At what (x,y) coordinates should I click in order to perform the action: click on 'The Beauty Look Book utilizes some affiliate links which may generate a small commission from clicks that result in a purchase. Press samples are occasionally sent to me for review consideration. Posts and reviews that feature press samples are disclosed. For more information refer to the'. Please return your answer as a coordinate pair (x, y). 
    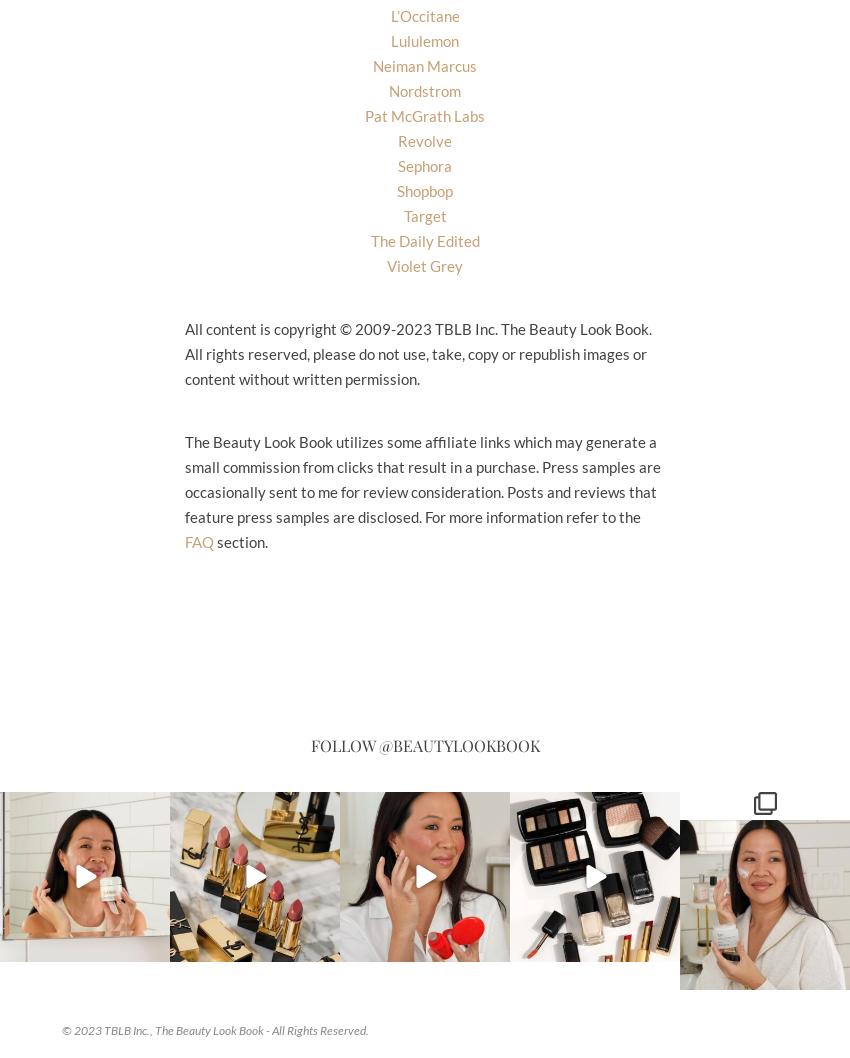
    Looking at the image, I should click on (422, 477).